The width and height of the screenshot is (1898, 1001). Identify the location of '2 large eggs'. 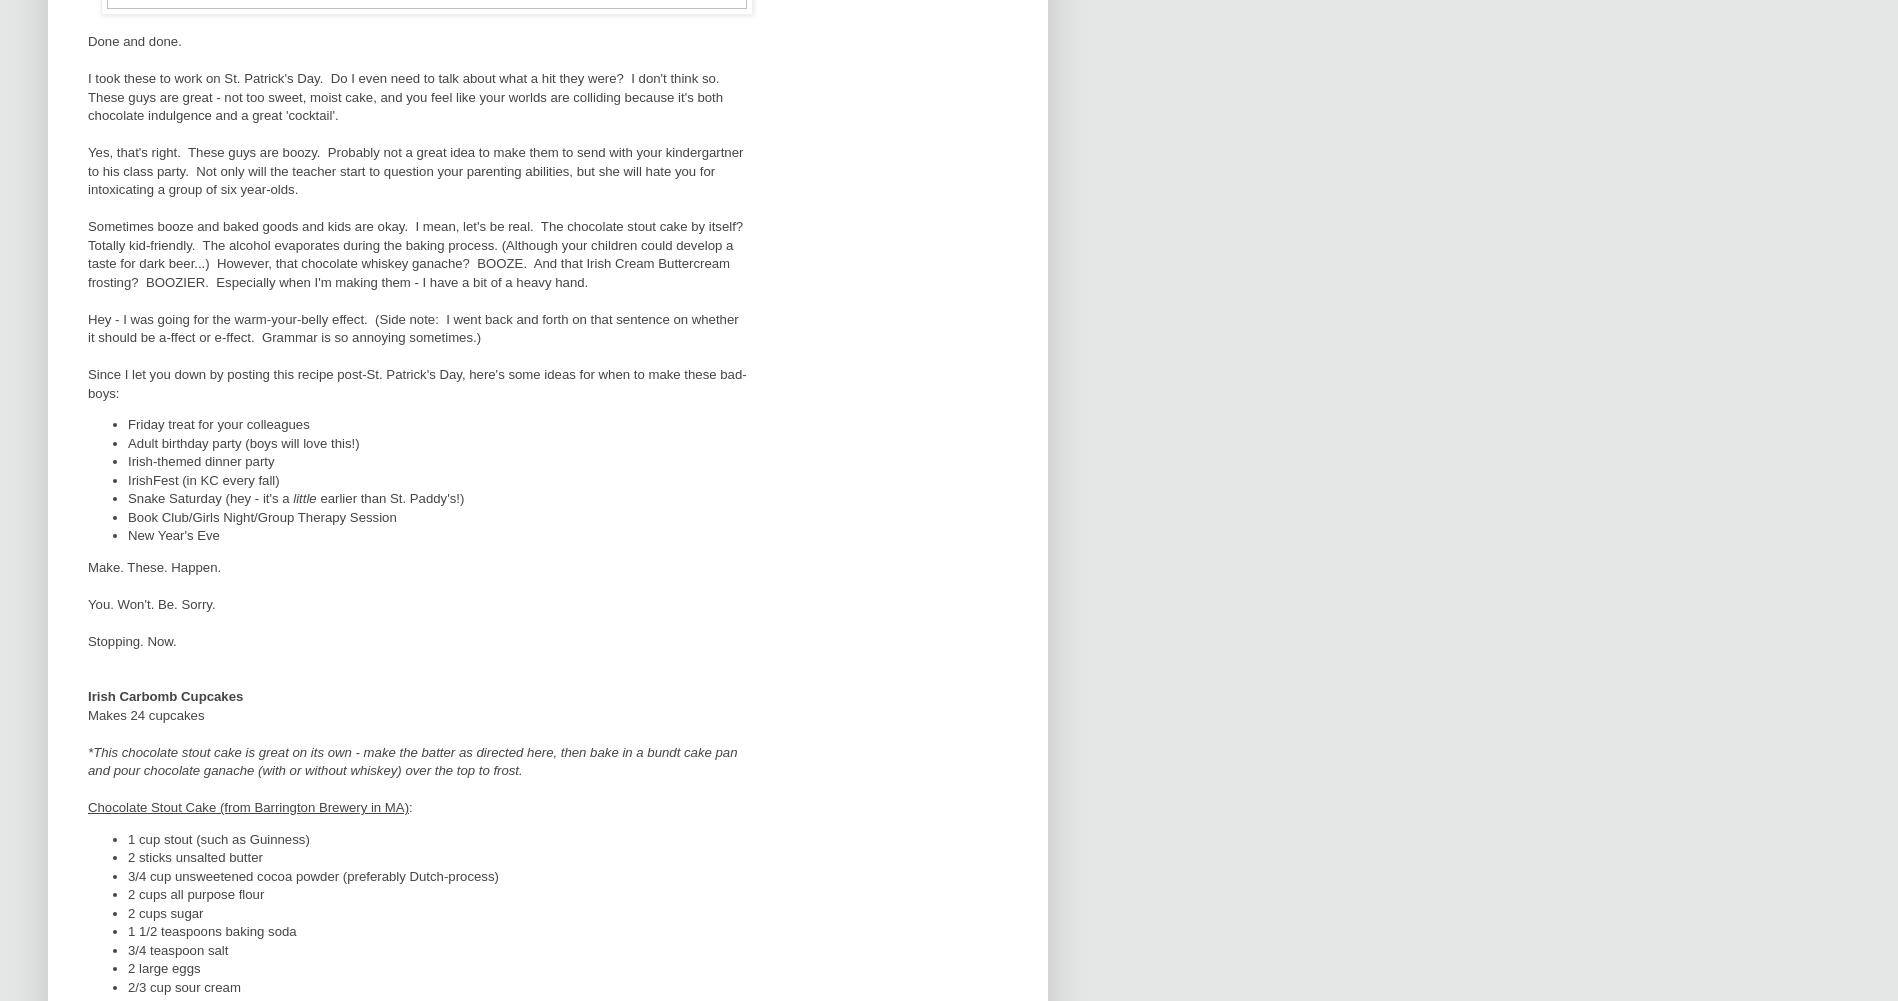
(162, 967).